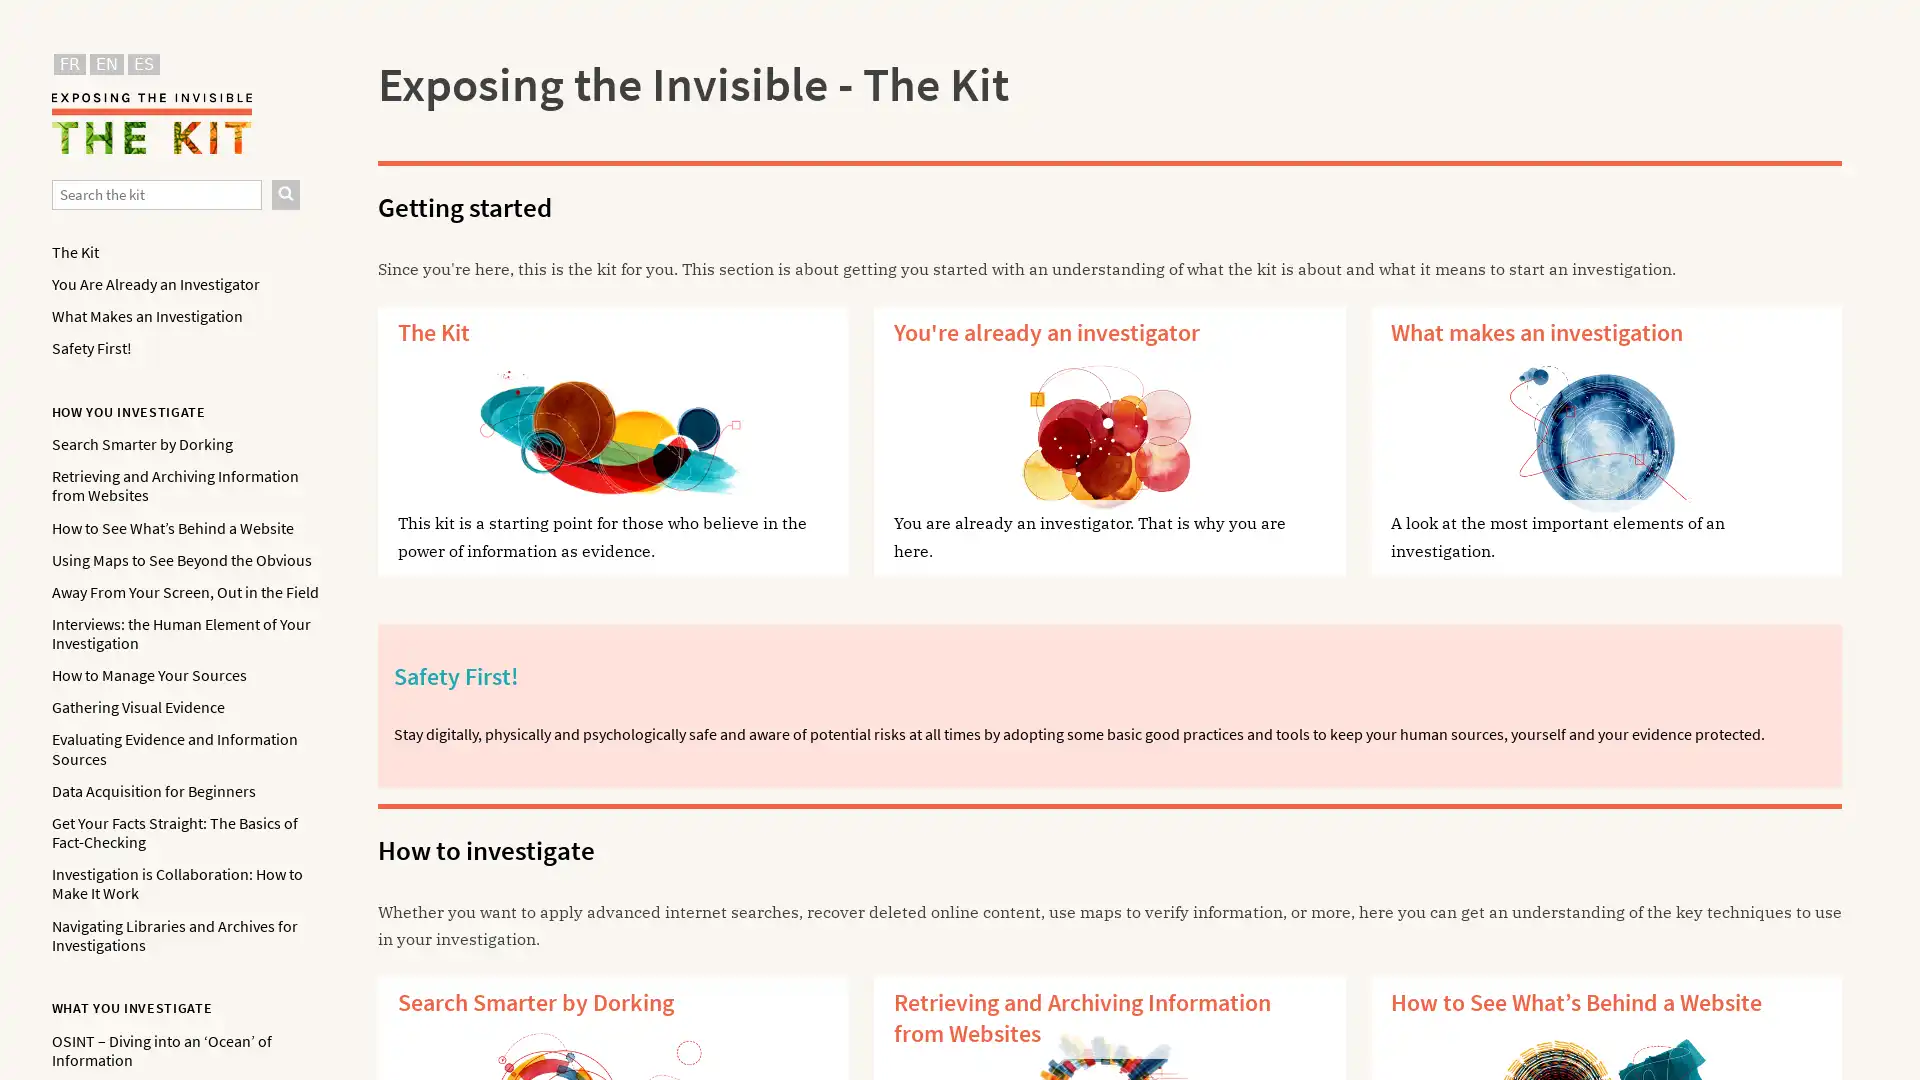 This screenshot has height=1080, width=1920. I want to click on ES, so click(142, 62).